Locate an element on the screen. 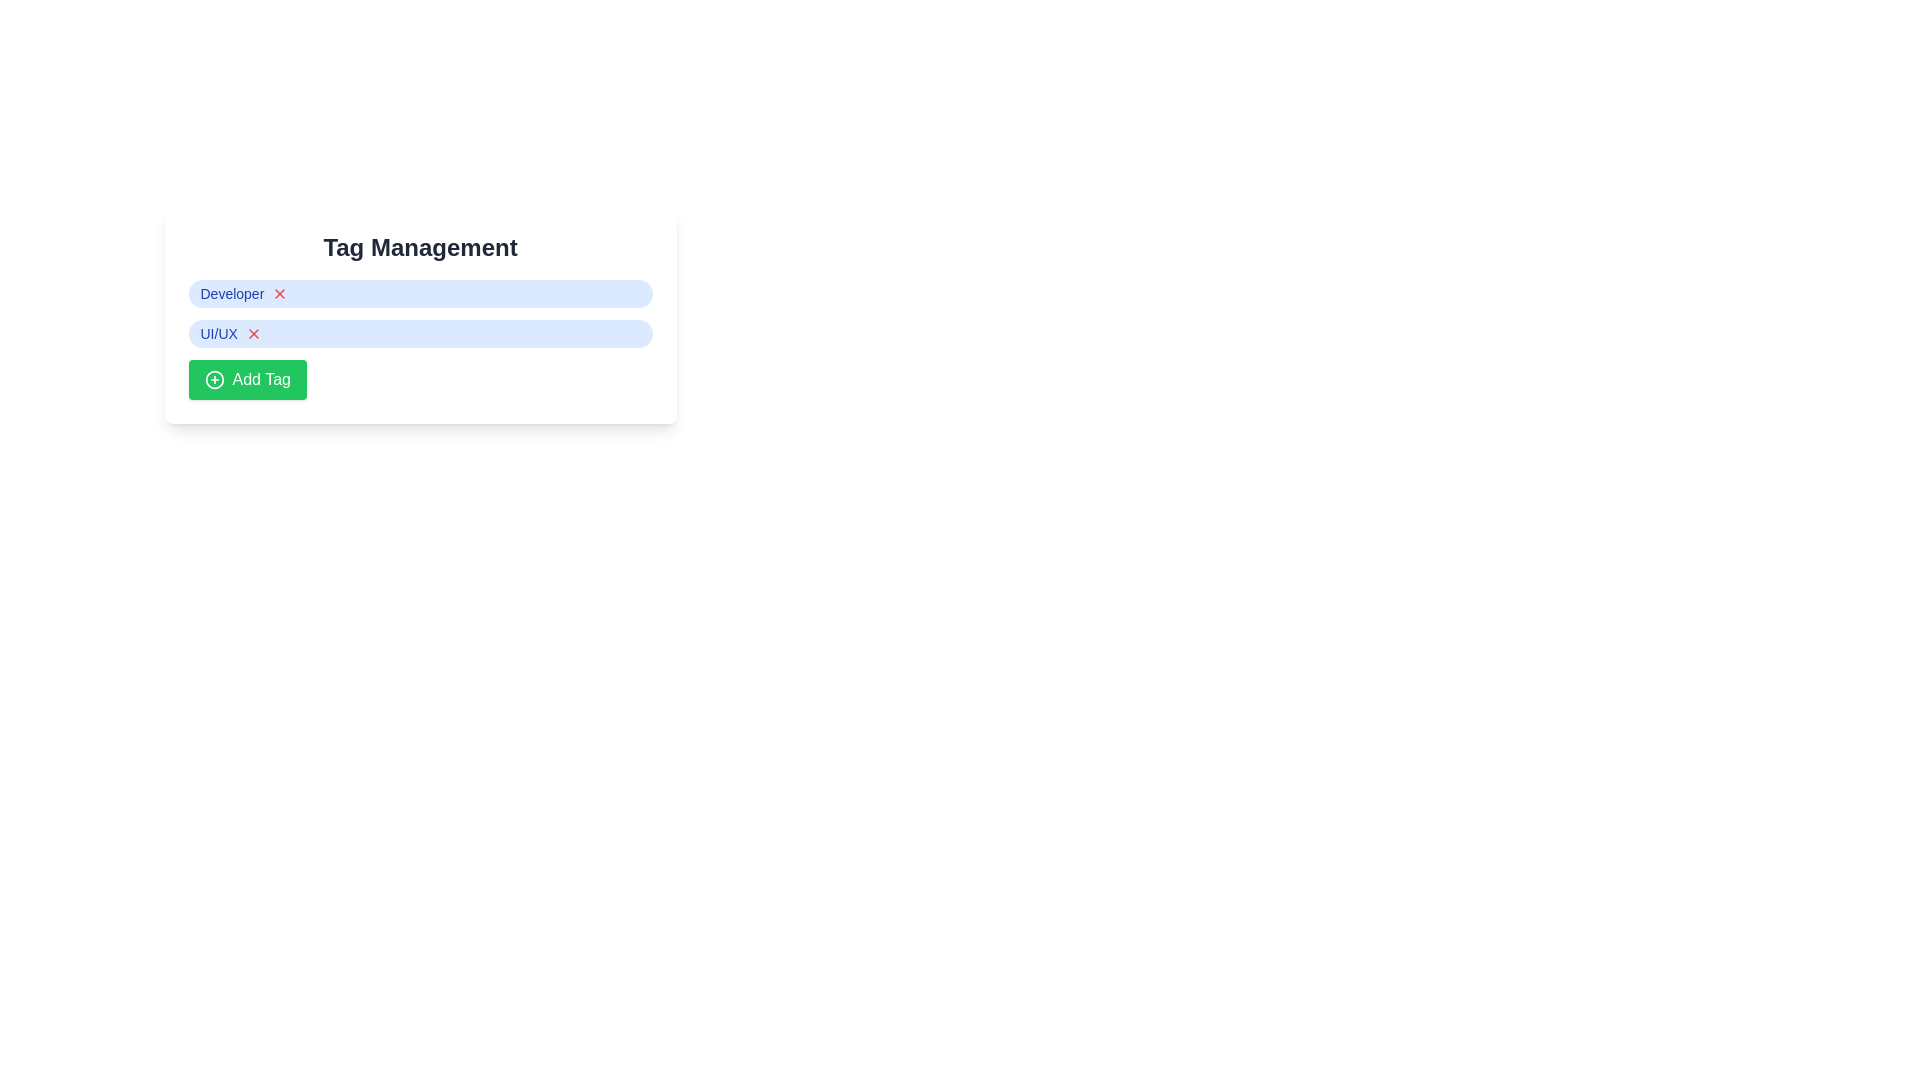 The width and height of the screenshot is (1920, 1080). text label 'Add Tag' located on the green button at the bottom of the 'Tag Management' card layout is located at coordinates (260, 380).